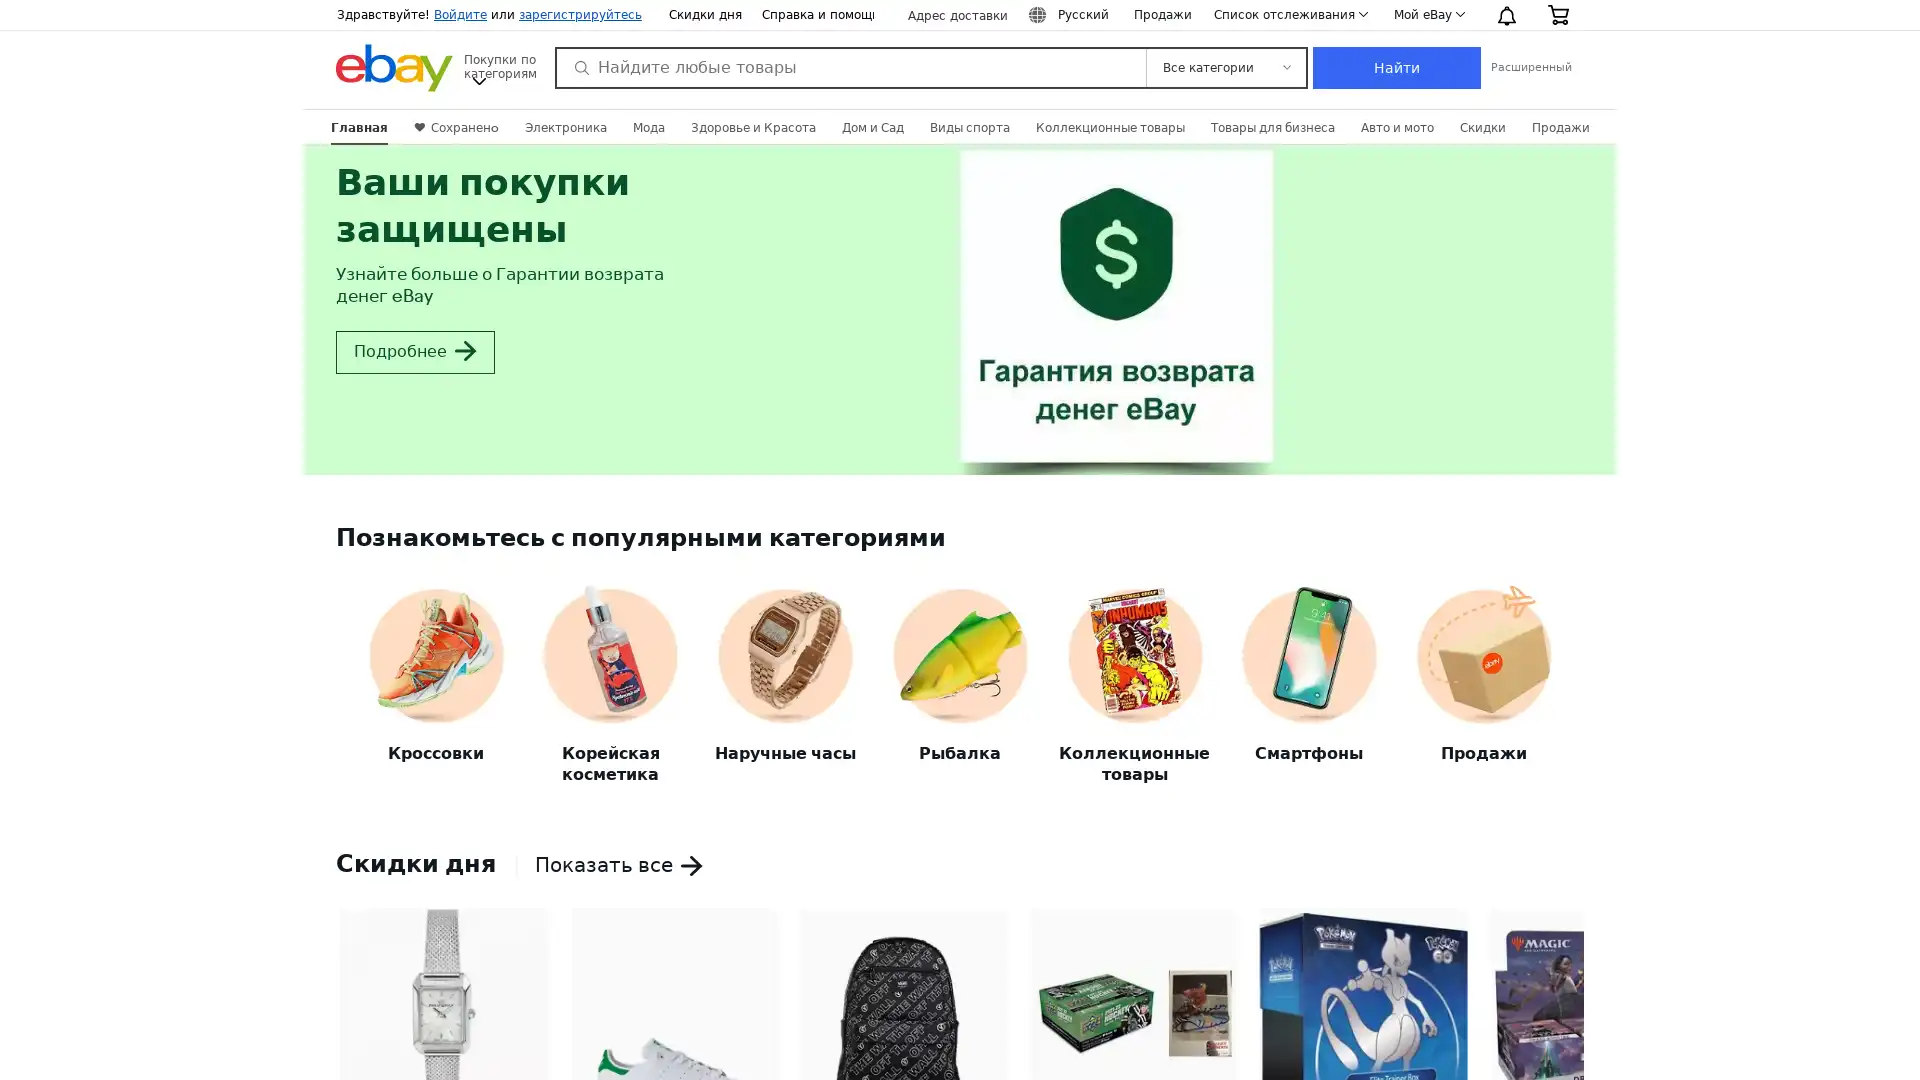  I want to click on :, so click(1070, 15).